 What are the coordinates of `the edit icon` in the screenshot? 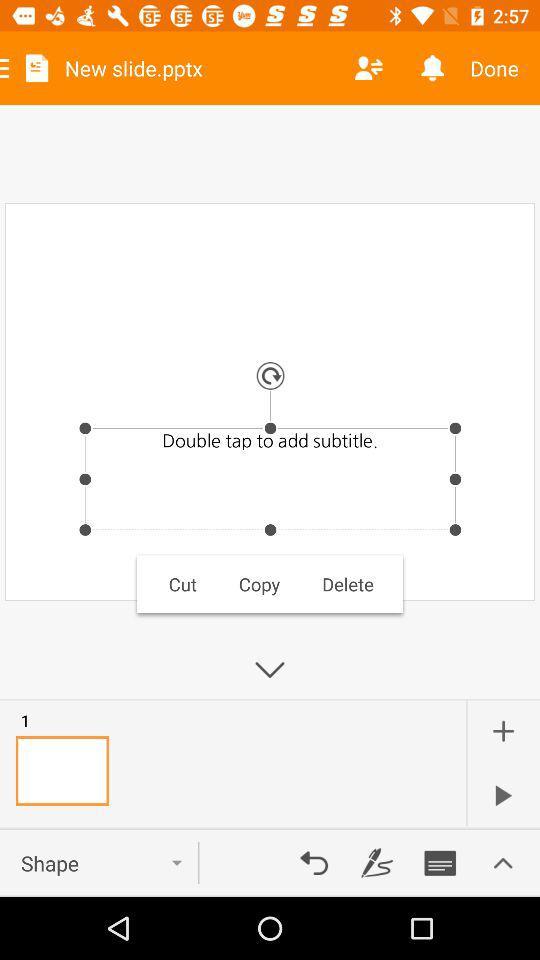 It's located at (377, 862).